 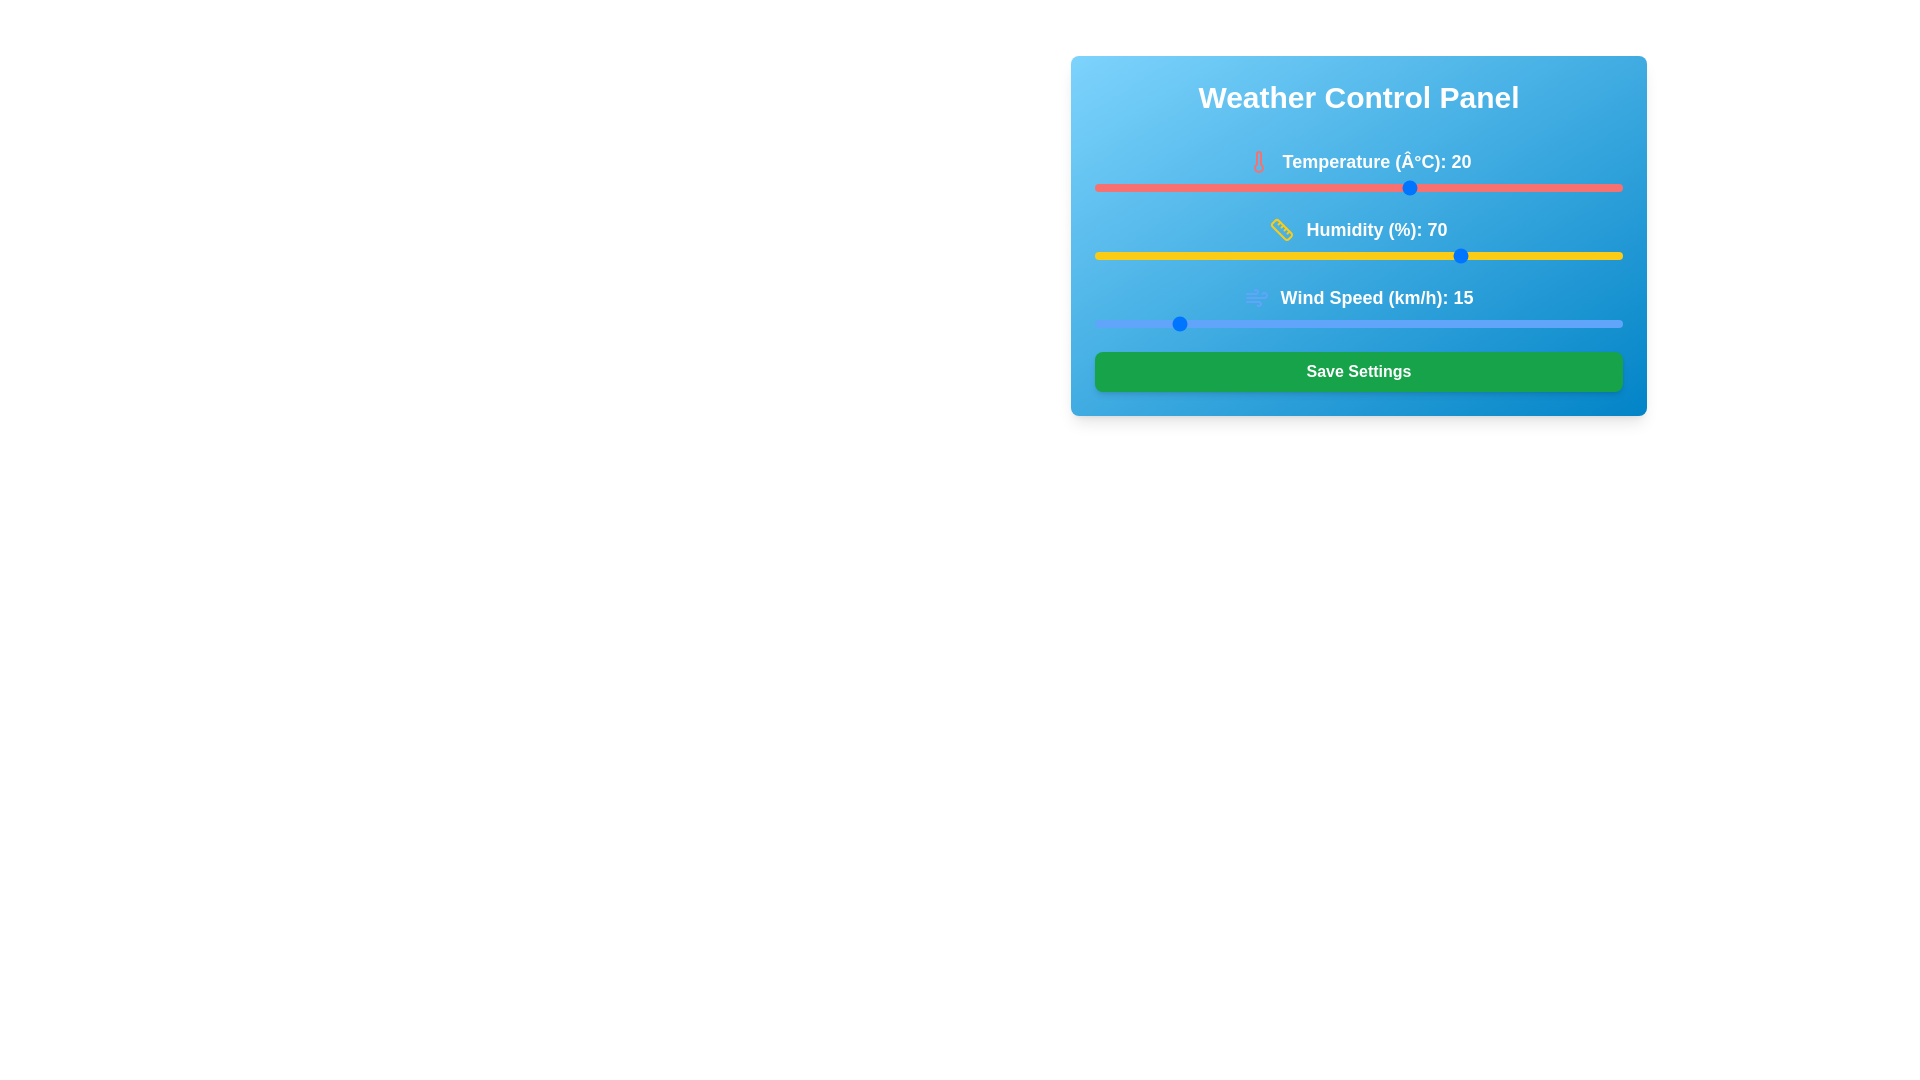 What do you see at coordinates (1257, 161) in the screenshot?
I see `the vertical thermometer icon in the top-left part of the 'Weather Control Panel', styled with red and white colors, located next to 'Temperature (°C): 20'` at bounding box center [1257, 161].